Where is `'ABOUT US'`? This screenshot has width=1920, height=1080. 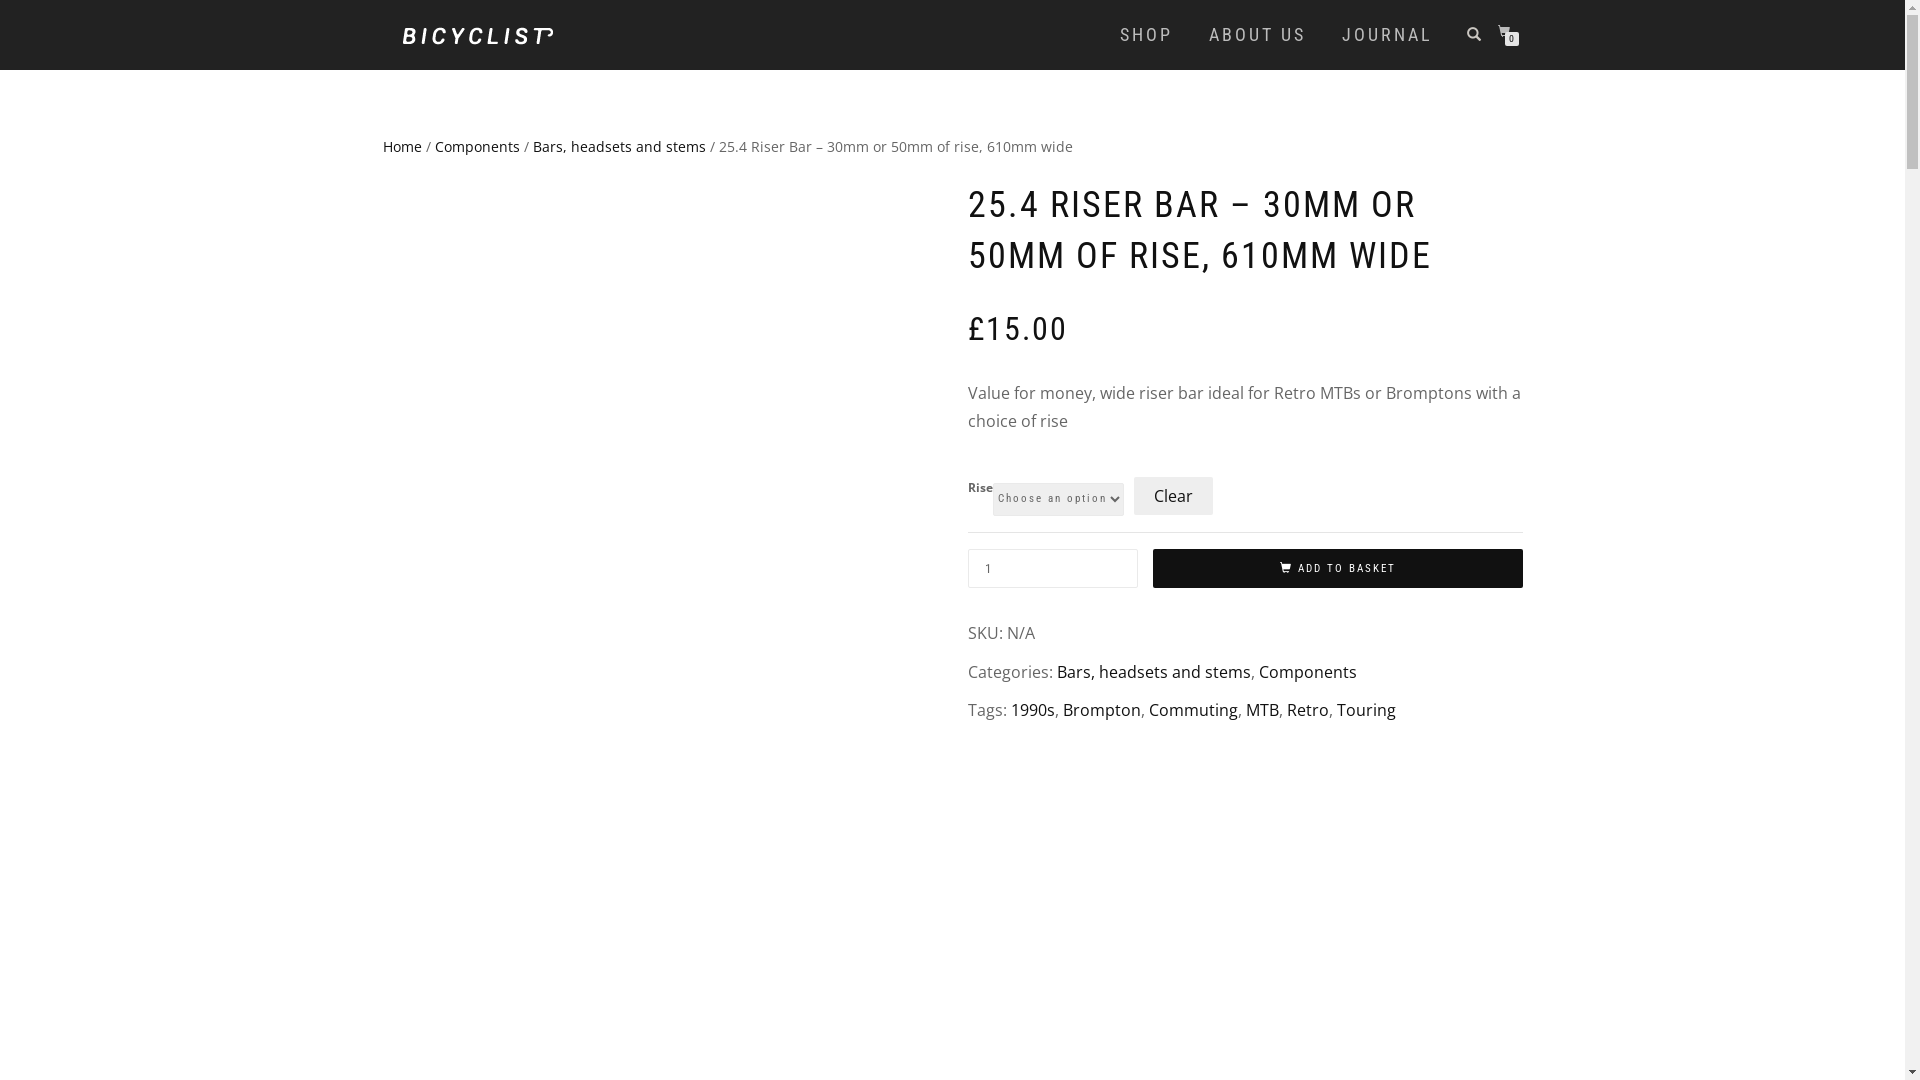
'ABOUT US' is located at coordinates (1256, 34).